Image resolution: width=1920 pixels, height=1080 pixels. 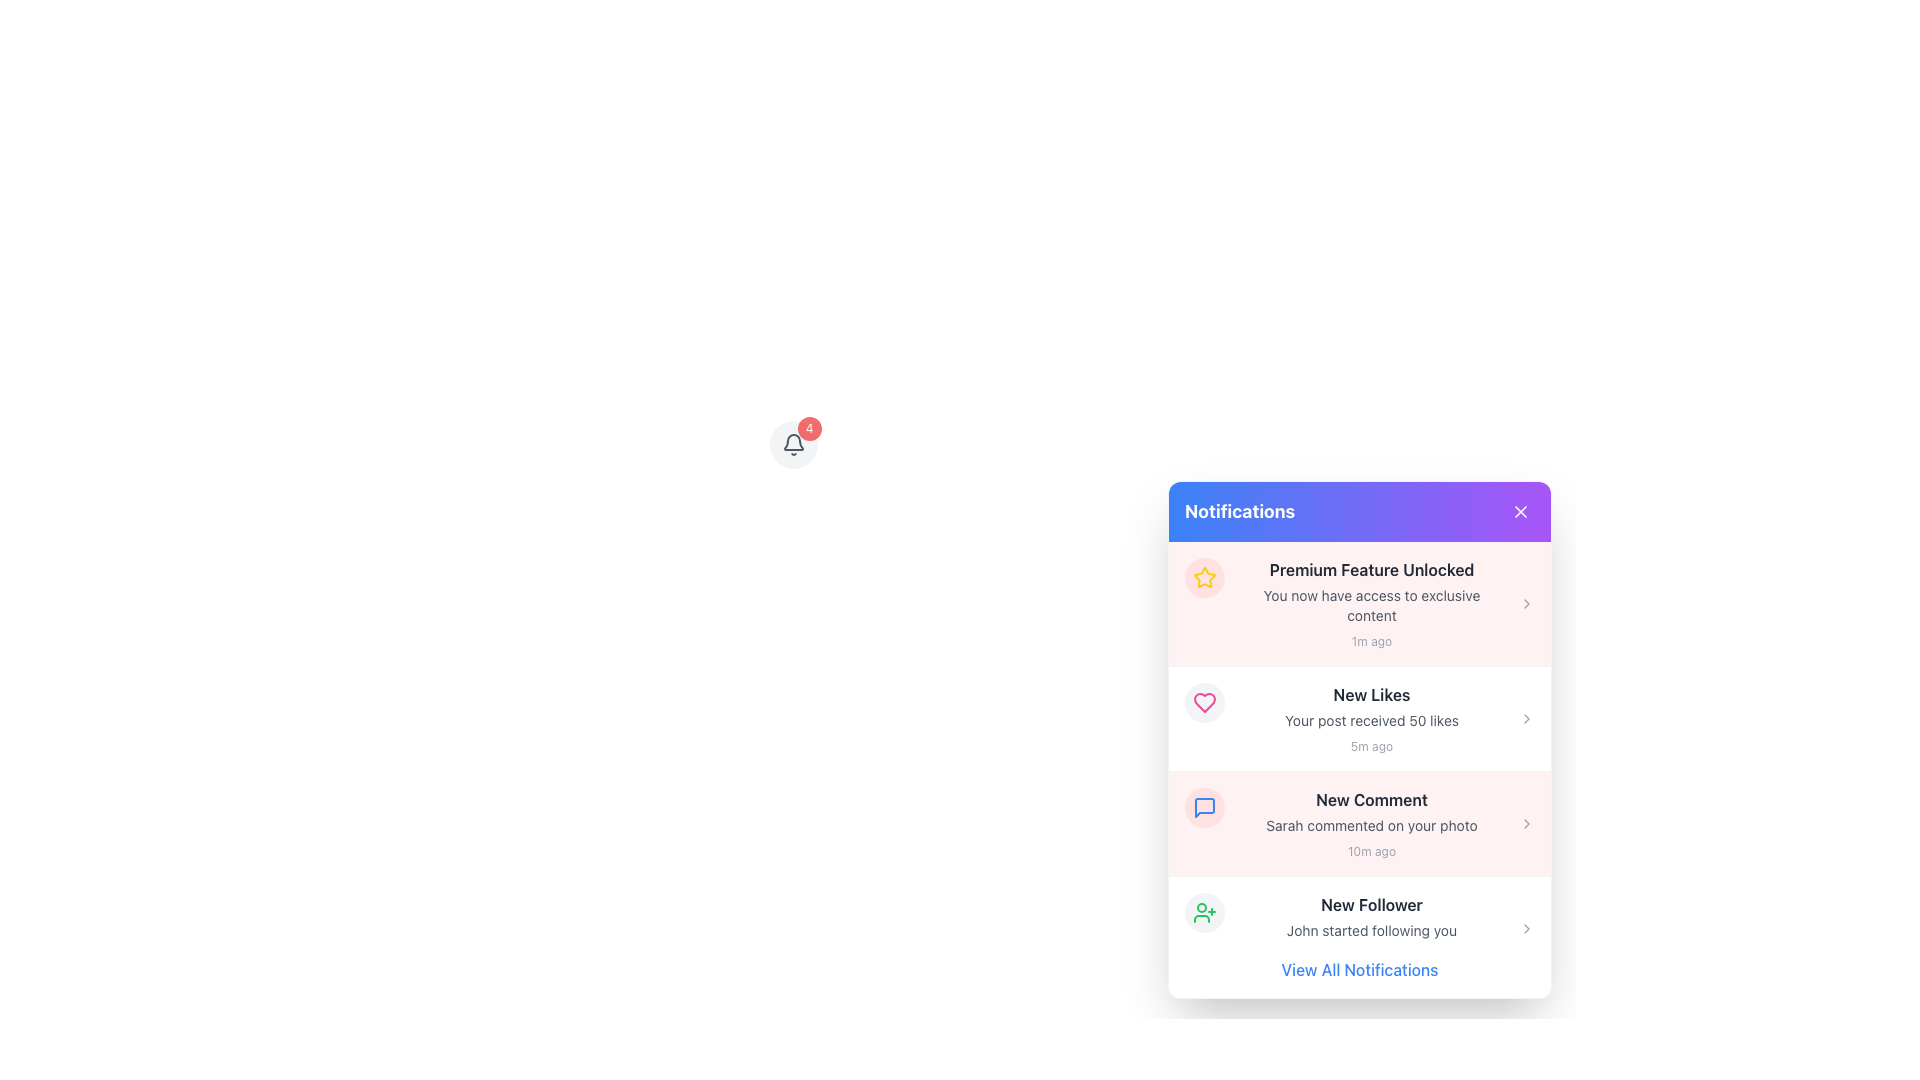 I want to click on the 'Likes' icon located on the left side of the notification text within the second notification item in the 'New Likes' section, so click(x=1203, y=701).